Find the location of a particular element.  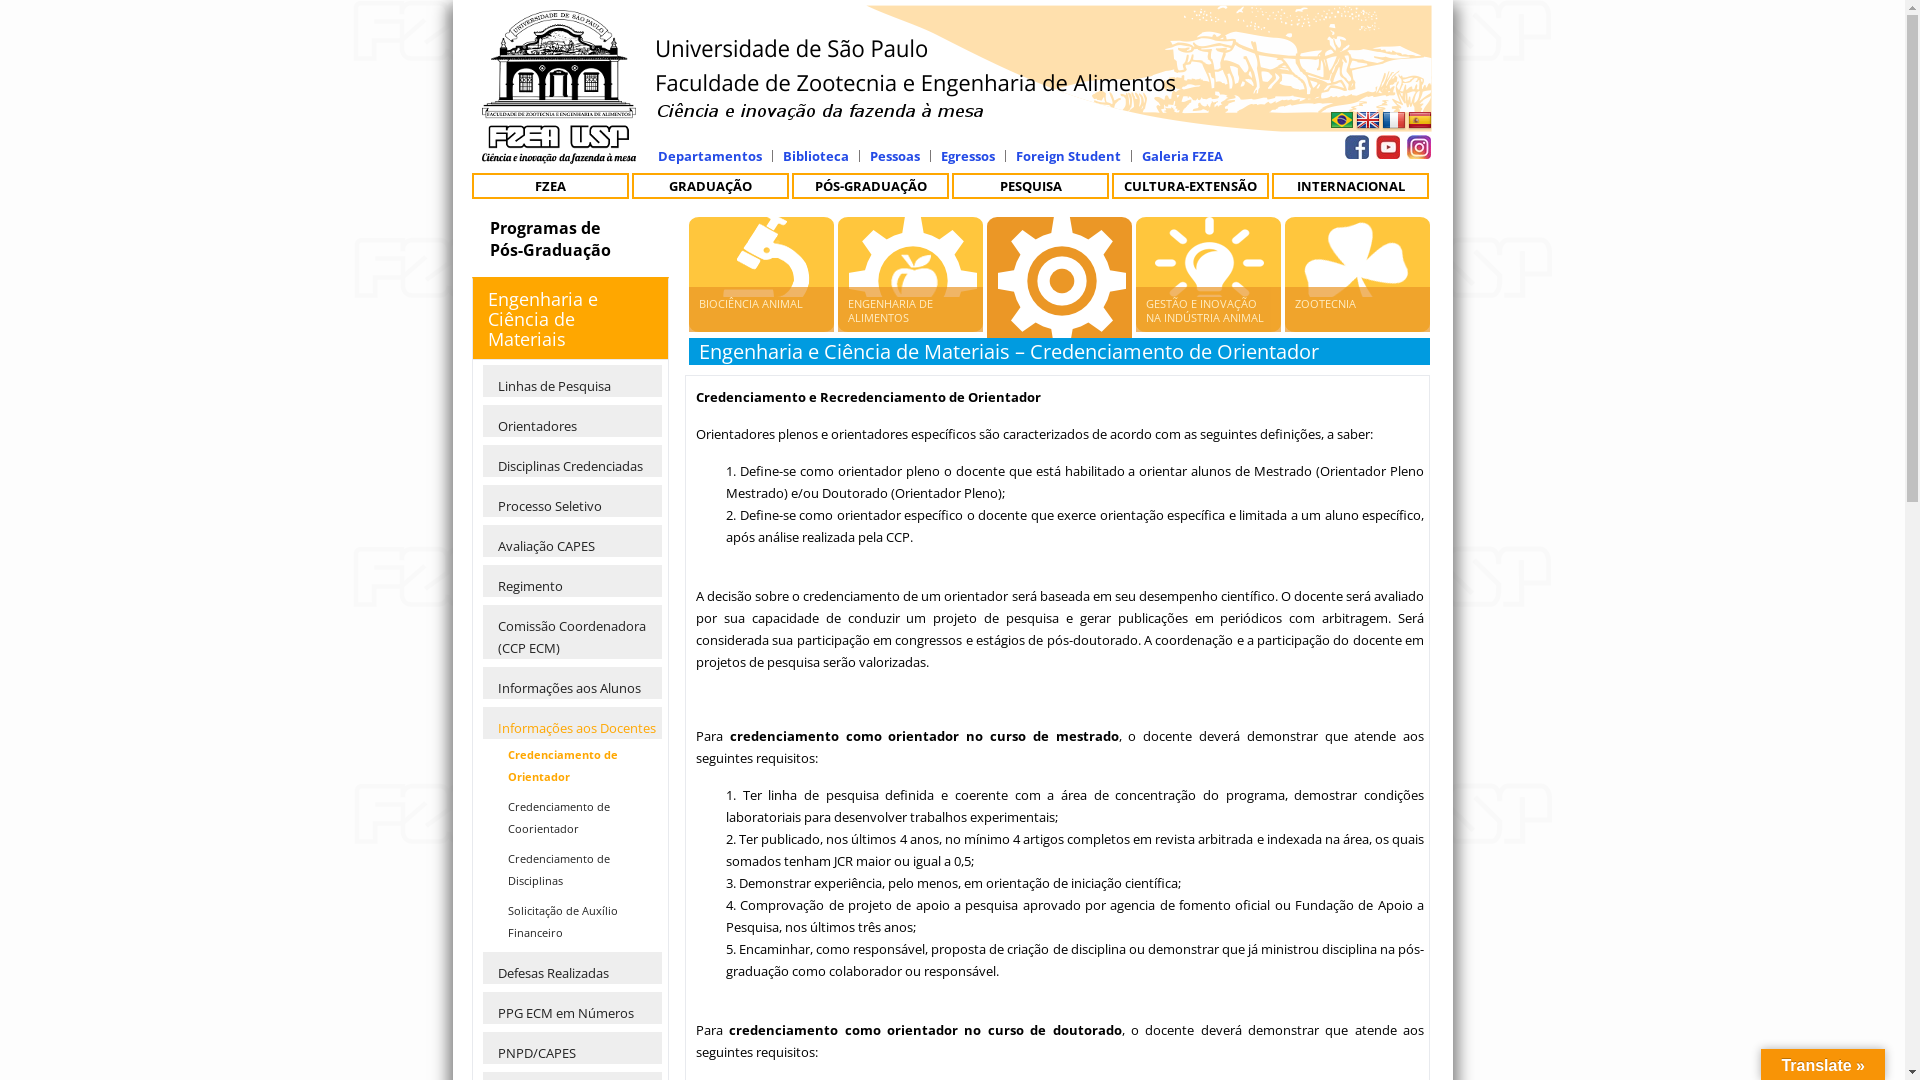

'FZEA-USP' is located at coordinates (558, 153).